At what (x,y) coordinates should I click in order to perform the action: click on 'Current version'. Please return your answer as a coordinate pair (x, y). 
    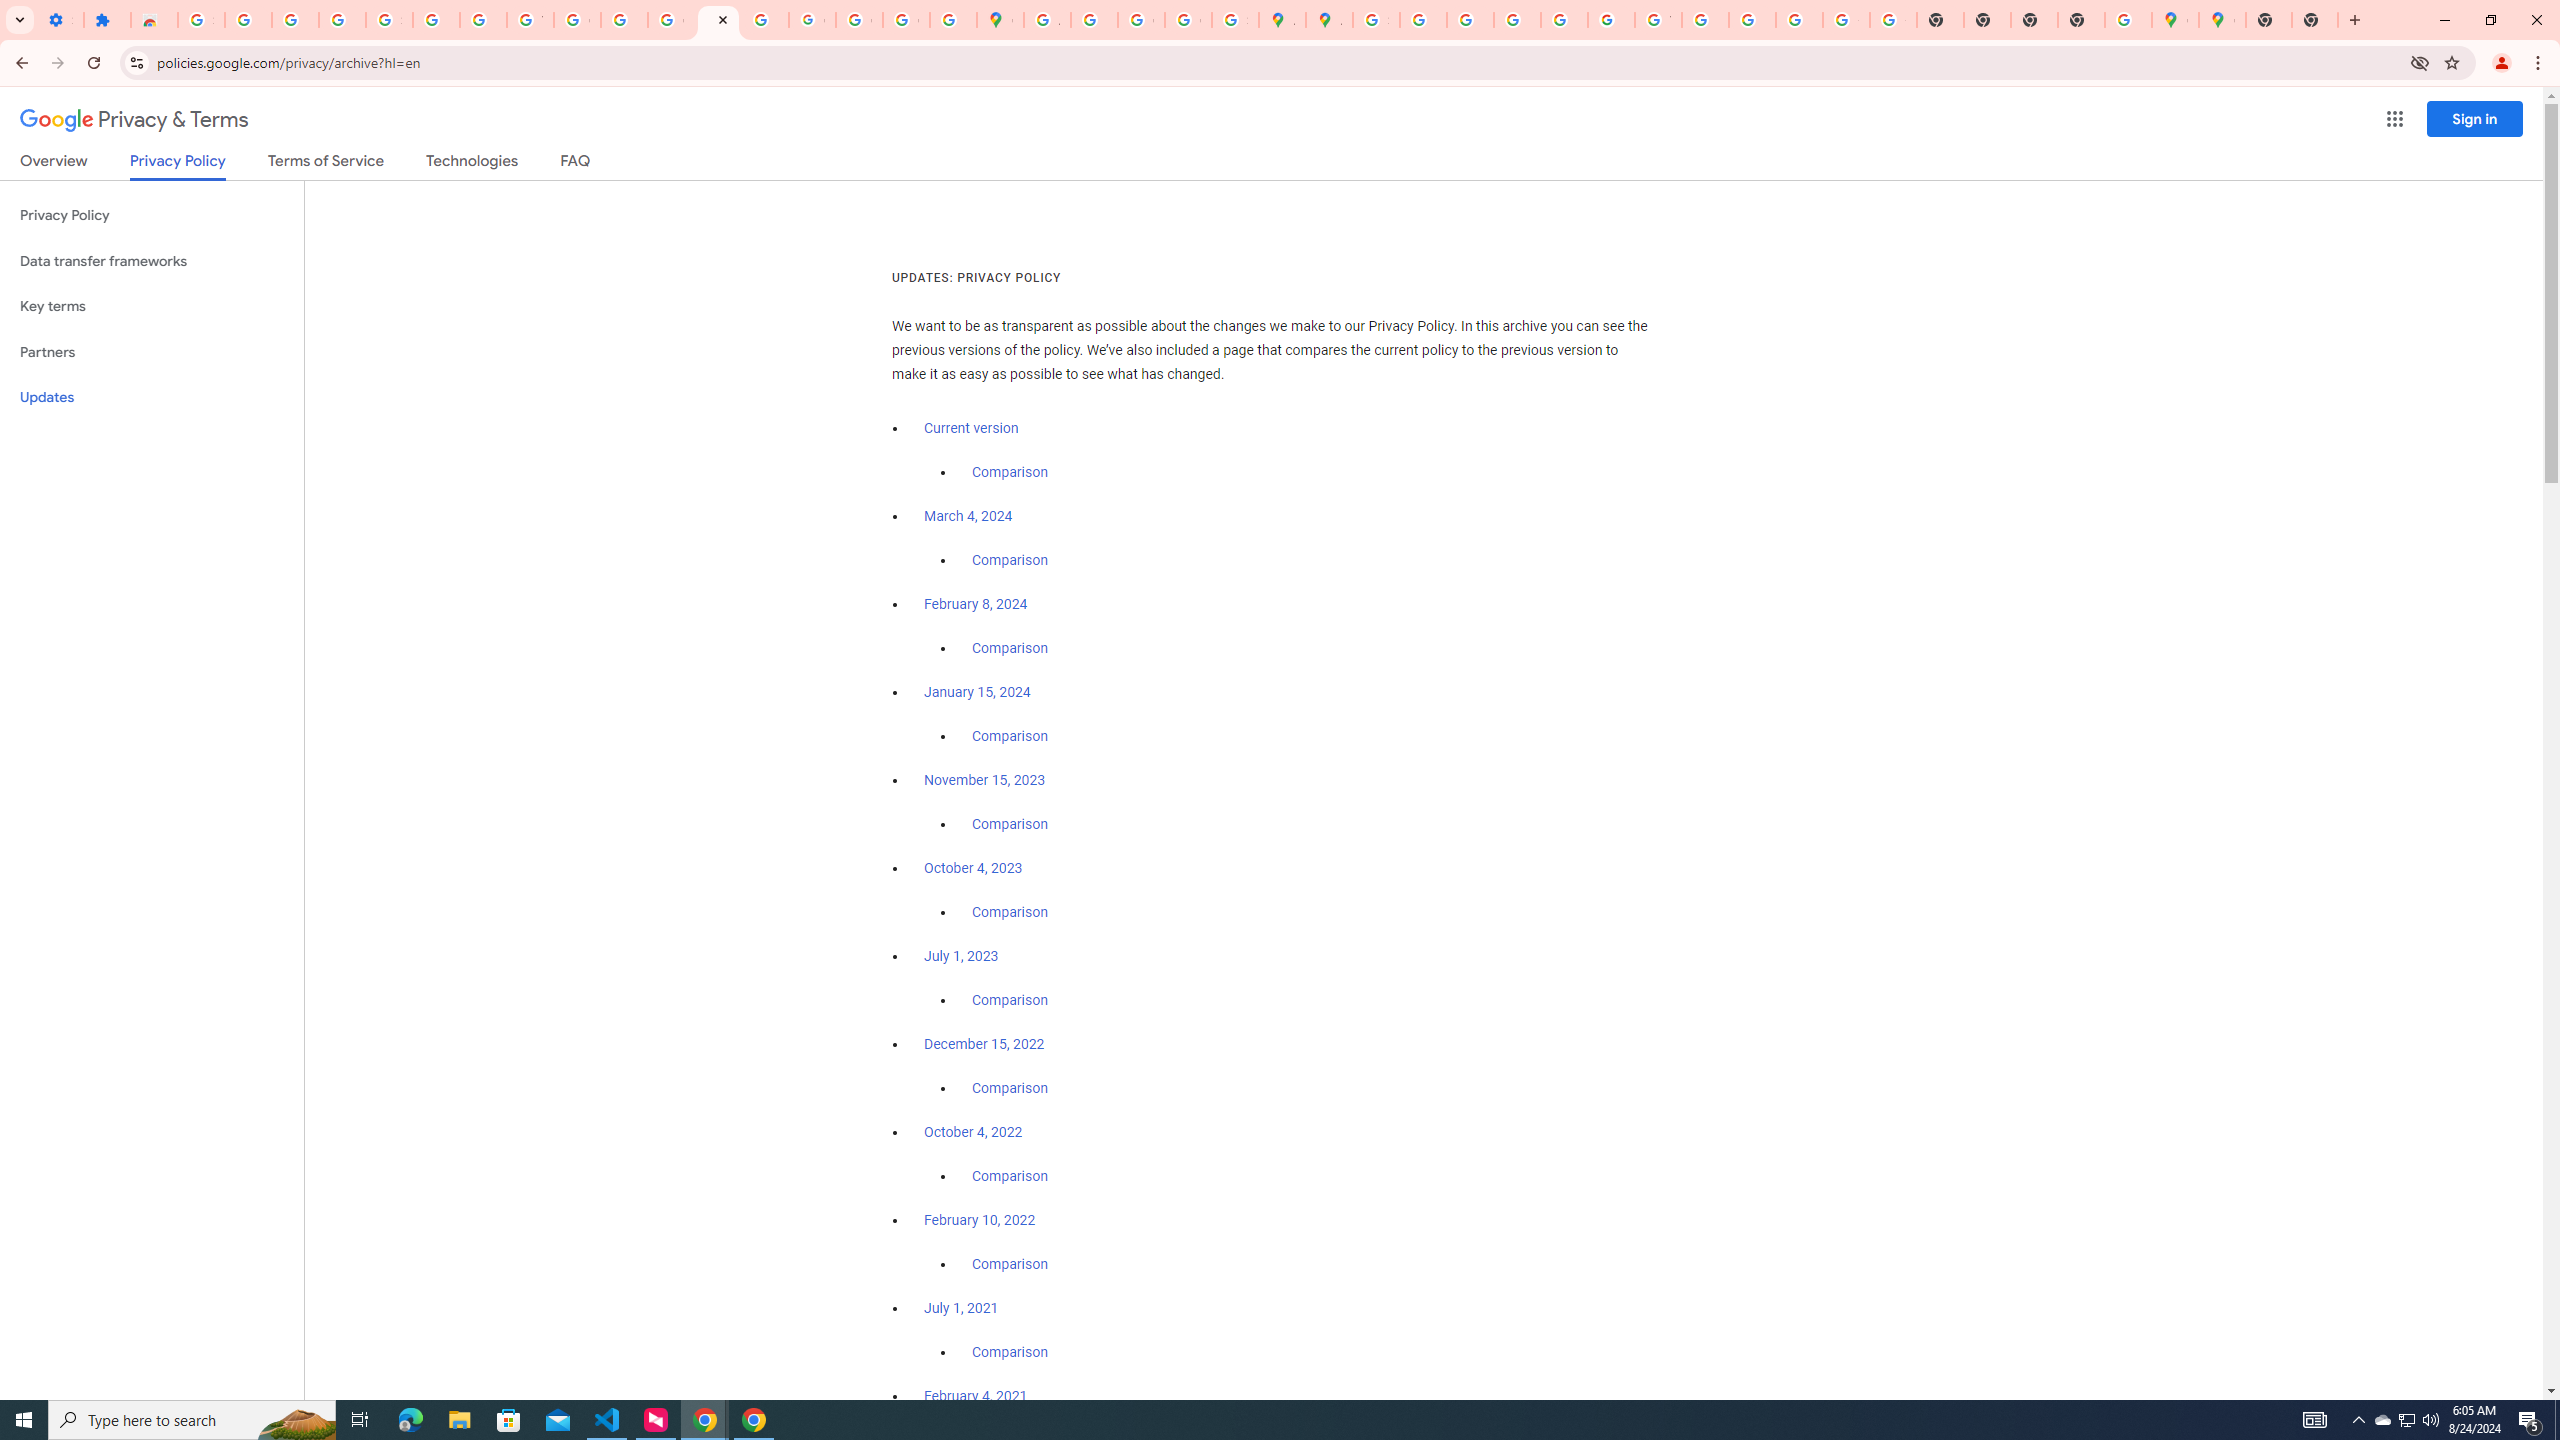
    Looking at the image, I should click on (970, 428).